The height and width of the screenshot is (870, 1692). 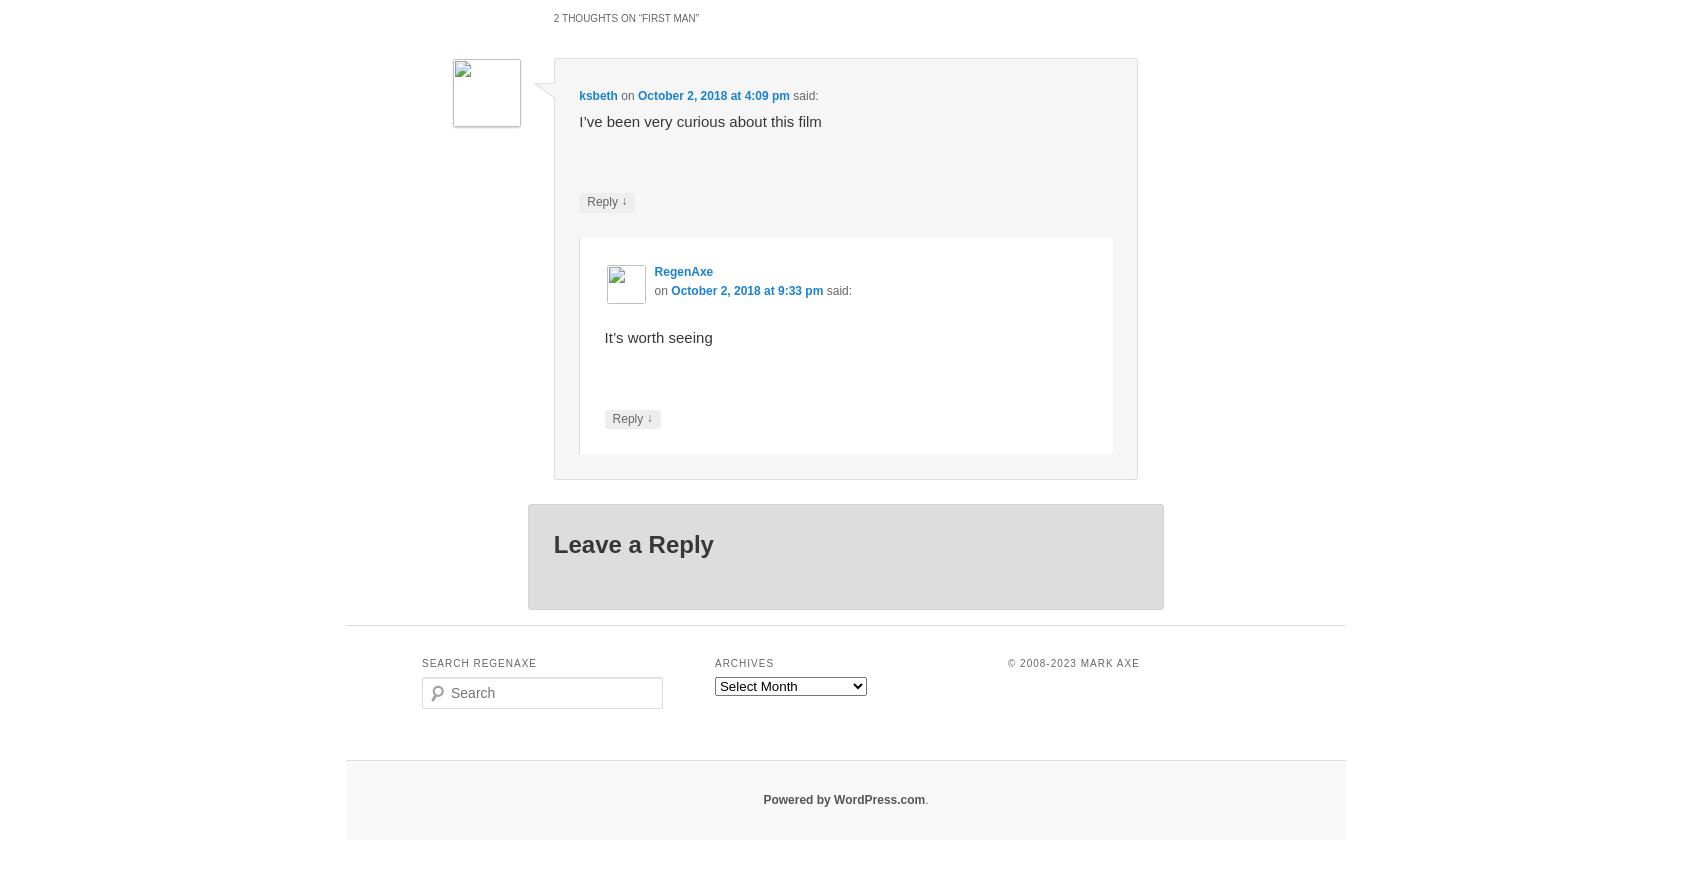 What do you see at coordinates (699, 119) in the screenshot?
I see `'I’ve been very curious about this film'` at bounding box center [699, 119].